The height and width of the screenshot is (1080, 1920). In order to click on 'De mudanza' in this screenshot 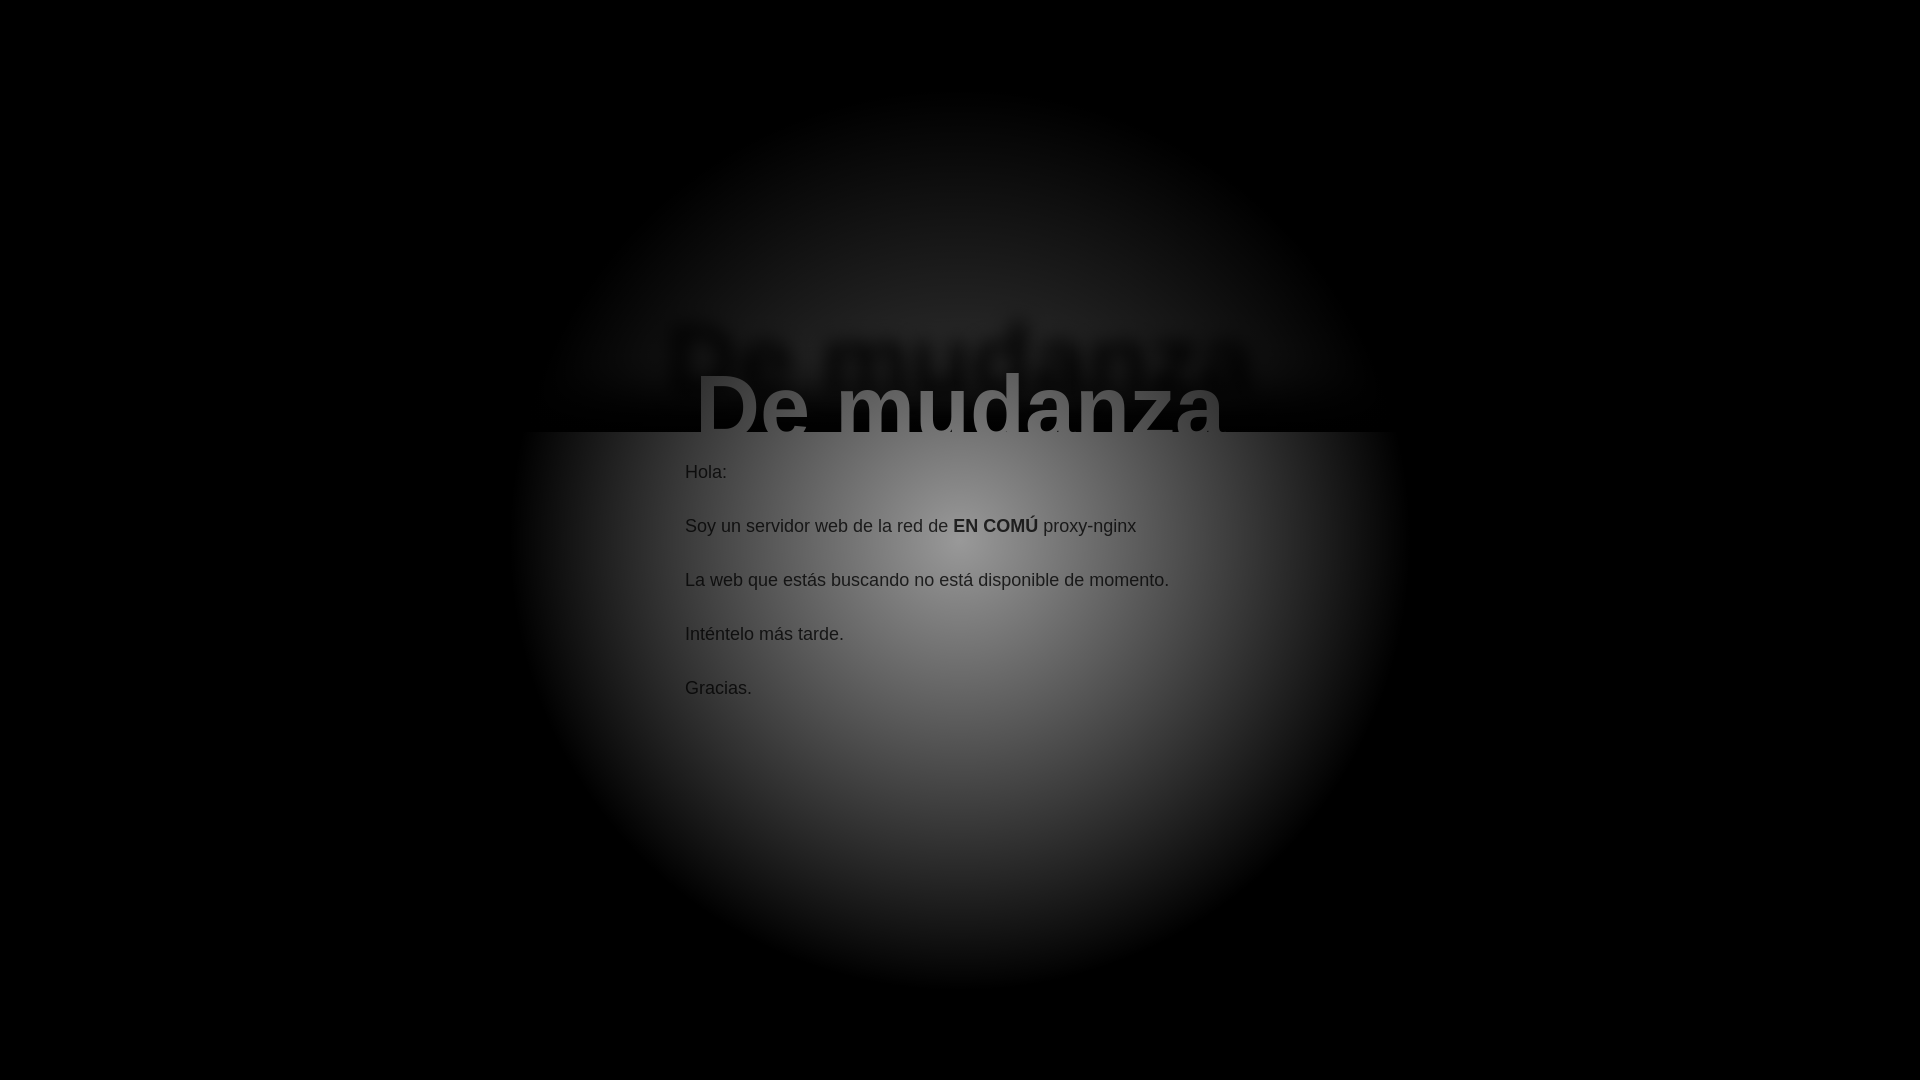, I will do `click(960, 407)`.